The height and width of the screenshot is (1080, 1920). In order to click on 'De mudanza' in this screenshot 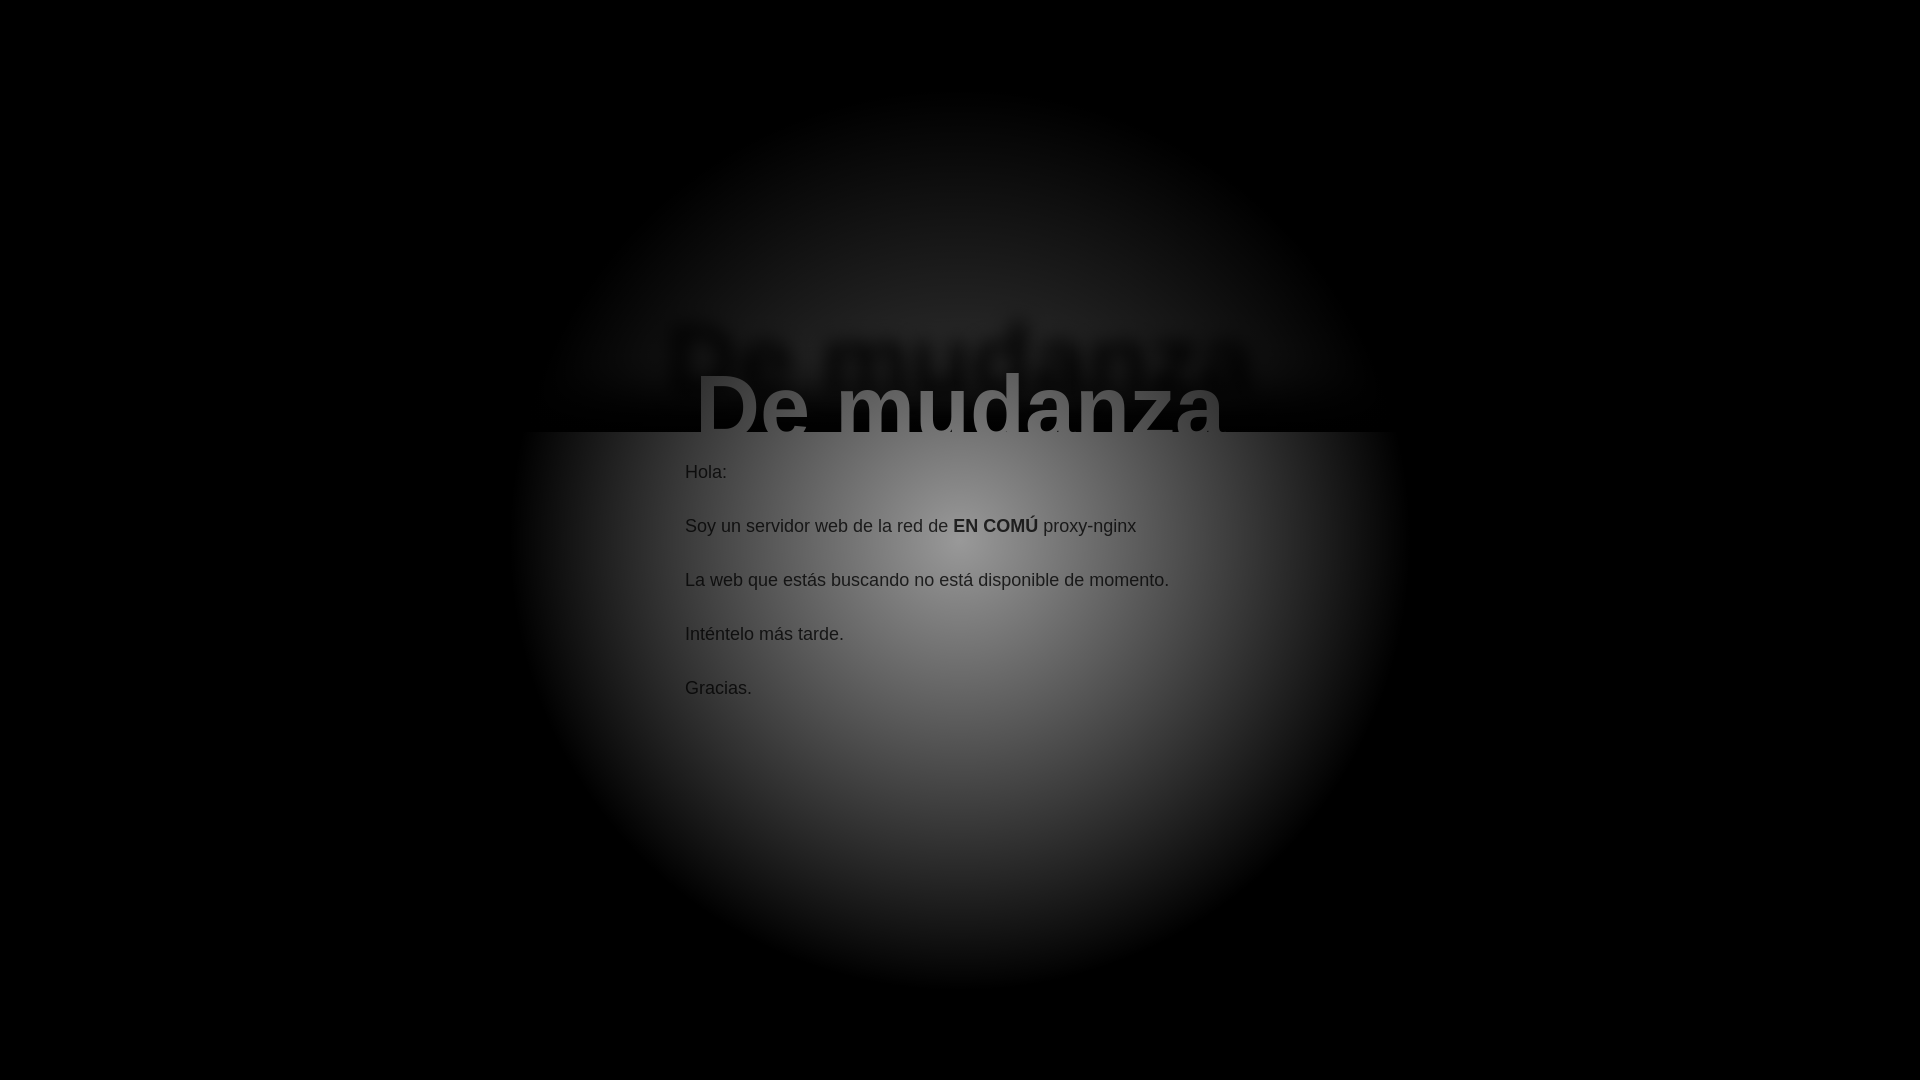, I will do `click(960, 407)`.